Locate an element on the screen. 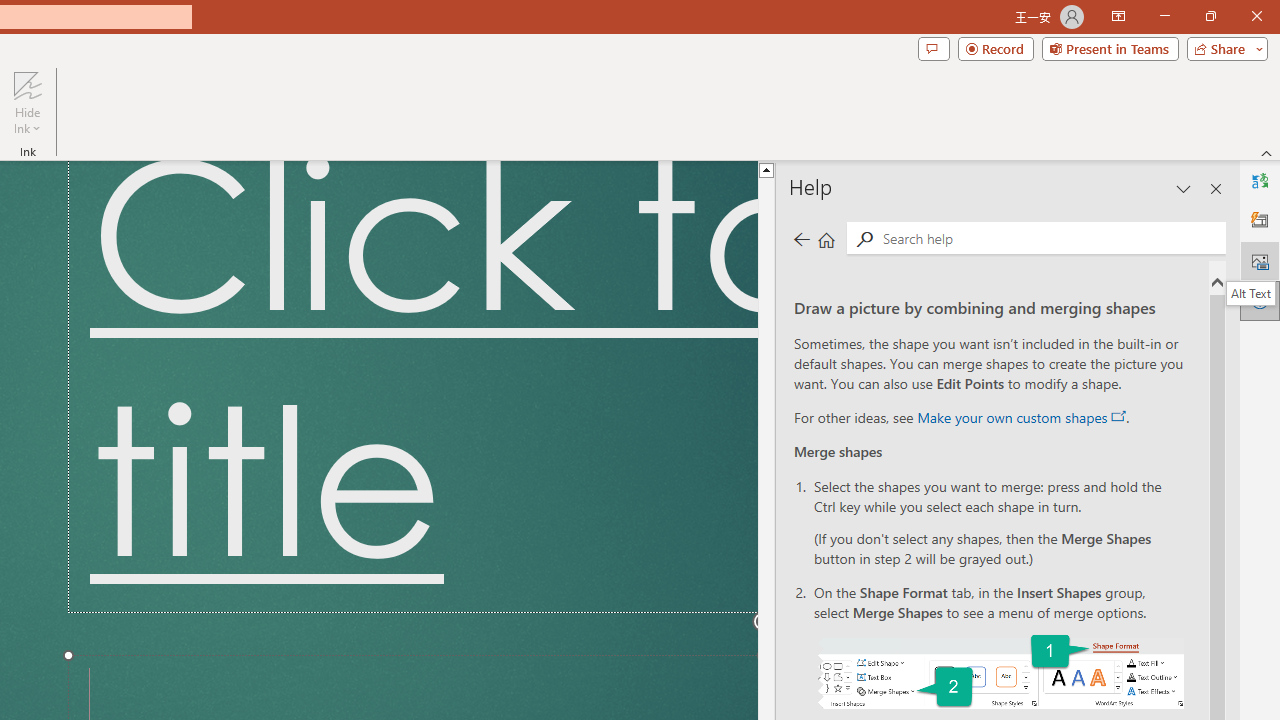 The width and height of the screenshot is (1280, 720). 'Collapse the Ribbon' is located at coordinates (1266, 152).